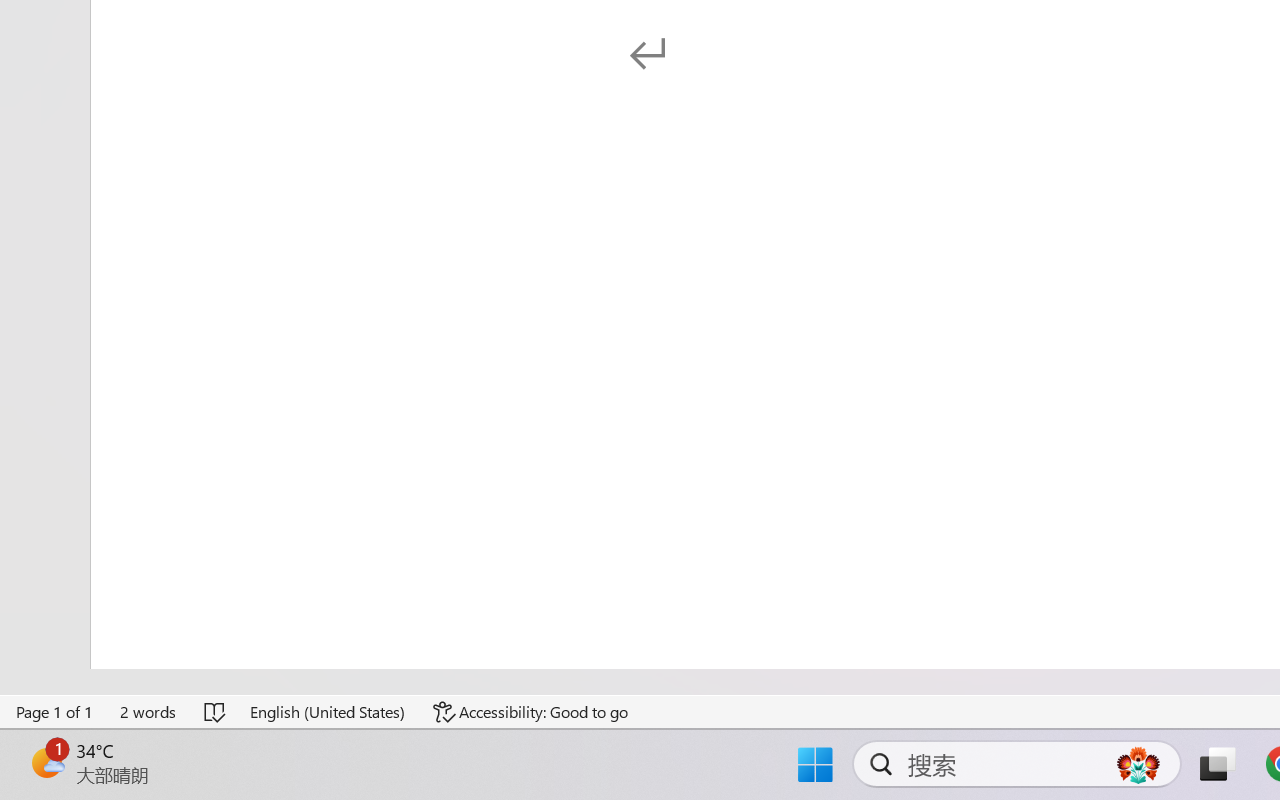 The height and width of the screenshot is (800, 1280). What do you see at coordinates (148, 711) in the screenshot?
I see `'Word Count 2 words'` at bounding box center [148, 711].